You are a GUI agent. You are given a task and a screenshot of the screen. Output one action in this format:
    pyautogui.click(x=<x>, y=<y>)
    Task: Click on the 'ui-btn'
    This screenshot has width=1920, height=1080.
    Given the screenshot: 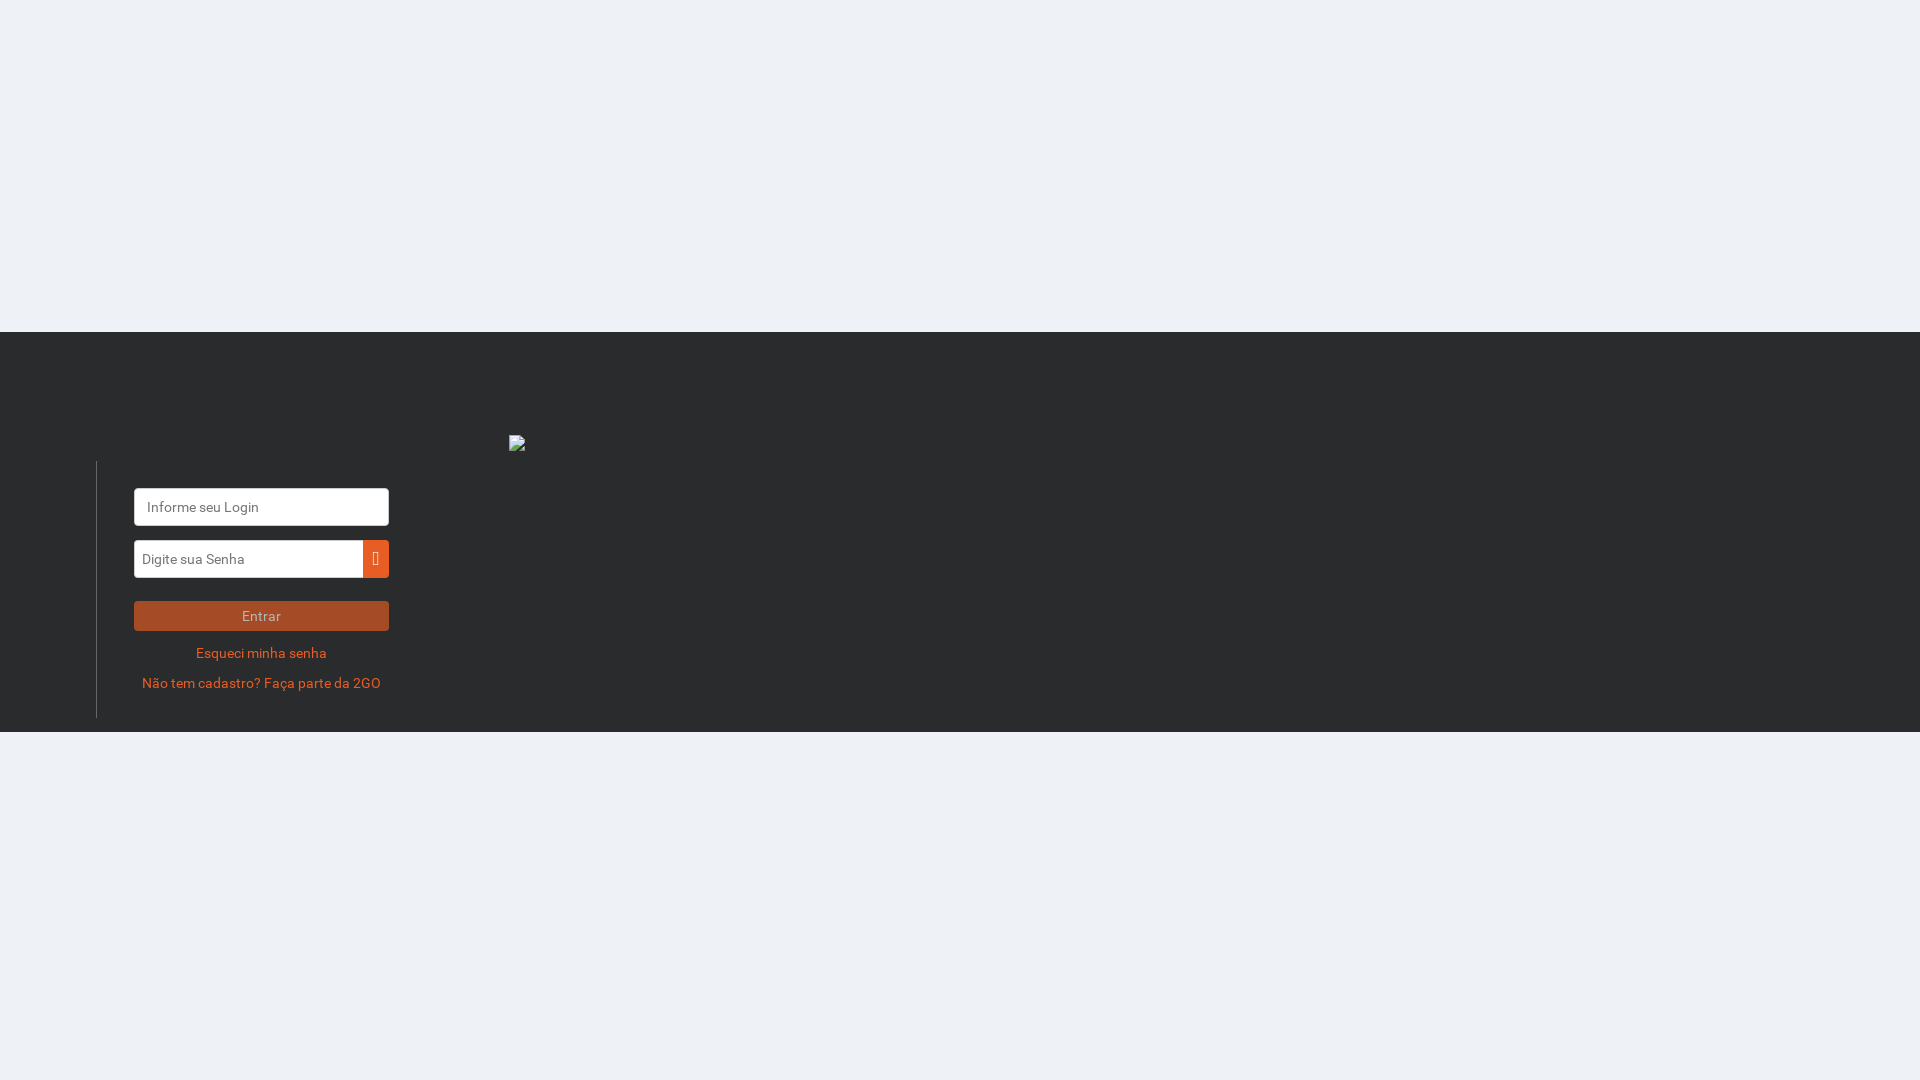 What is the action you would take?
    pyautogui.click(x=375, y=559)
    